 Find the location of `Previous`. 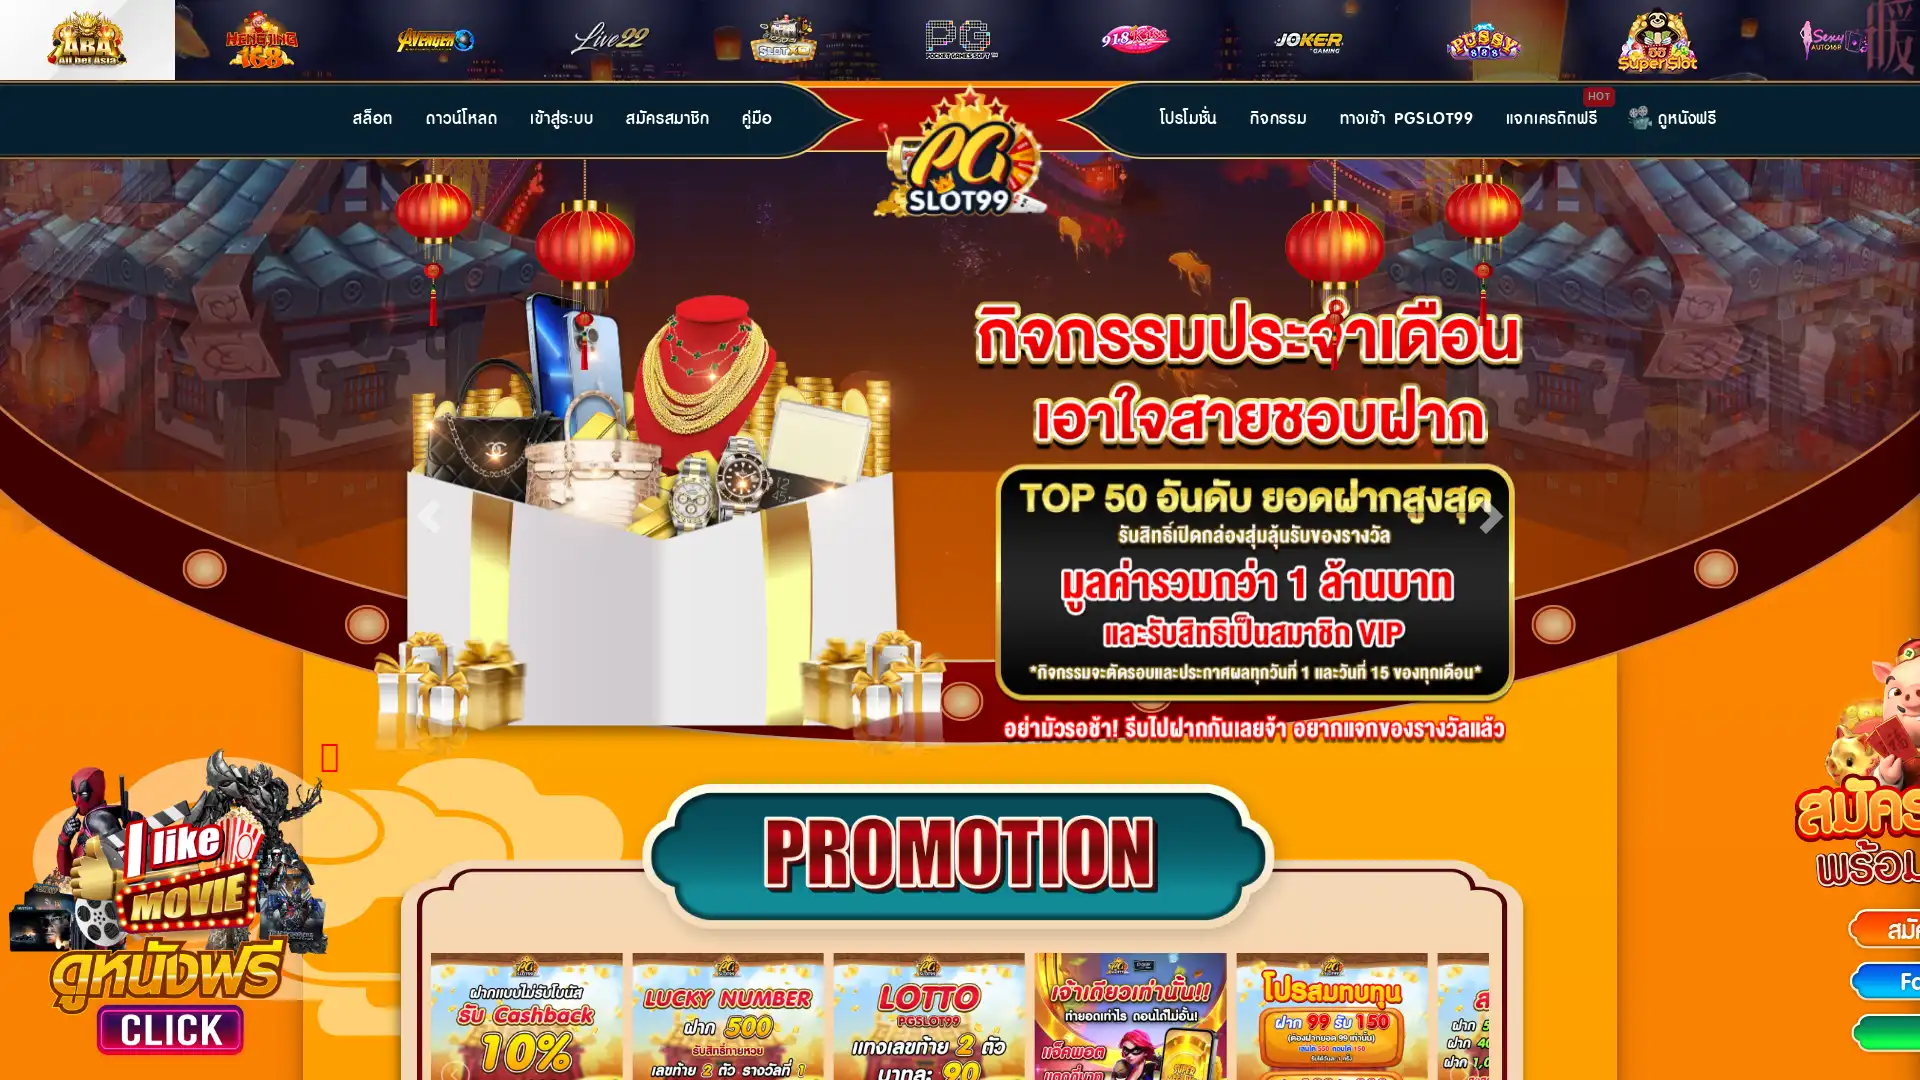

Previous is located at coordinates (427, 511).